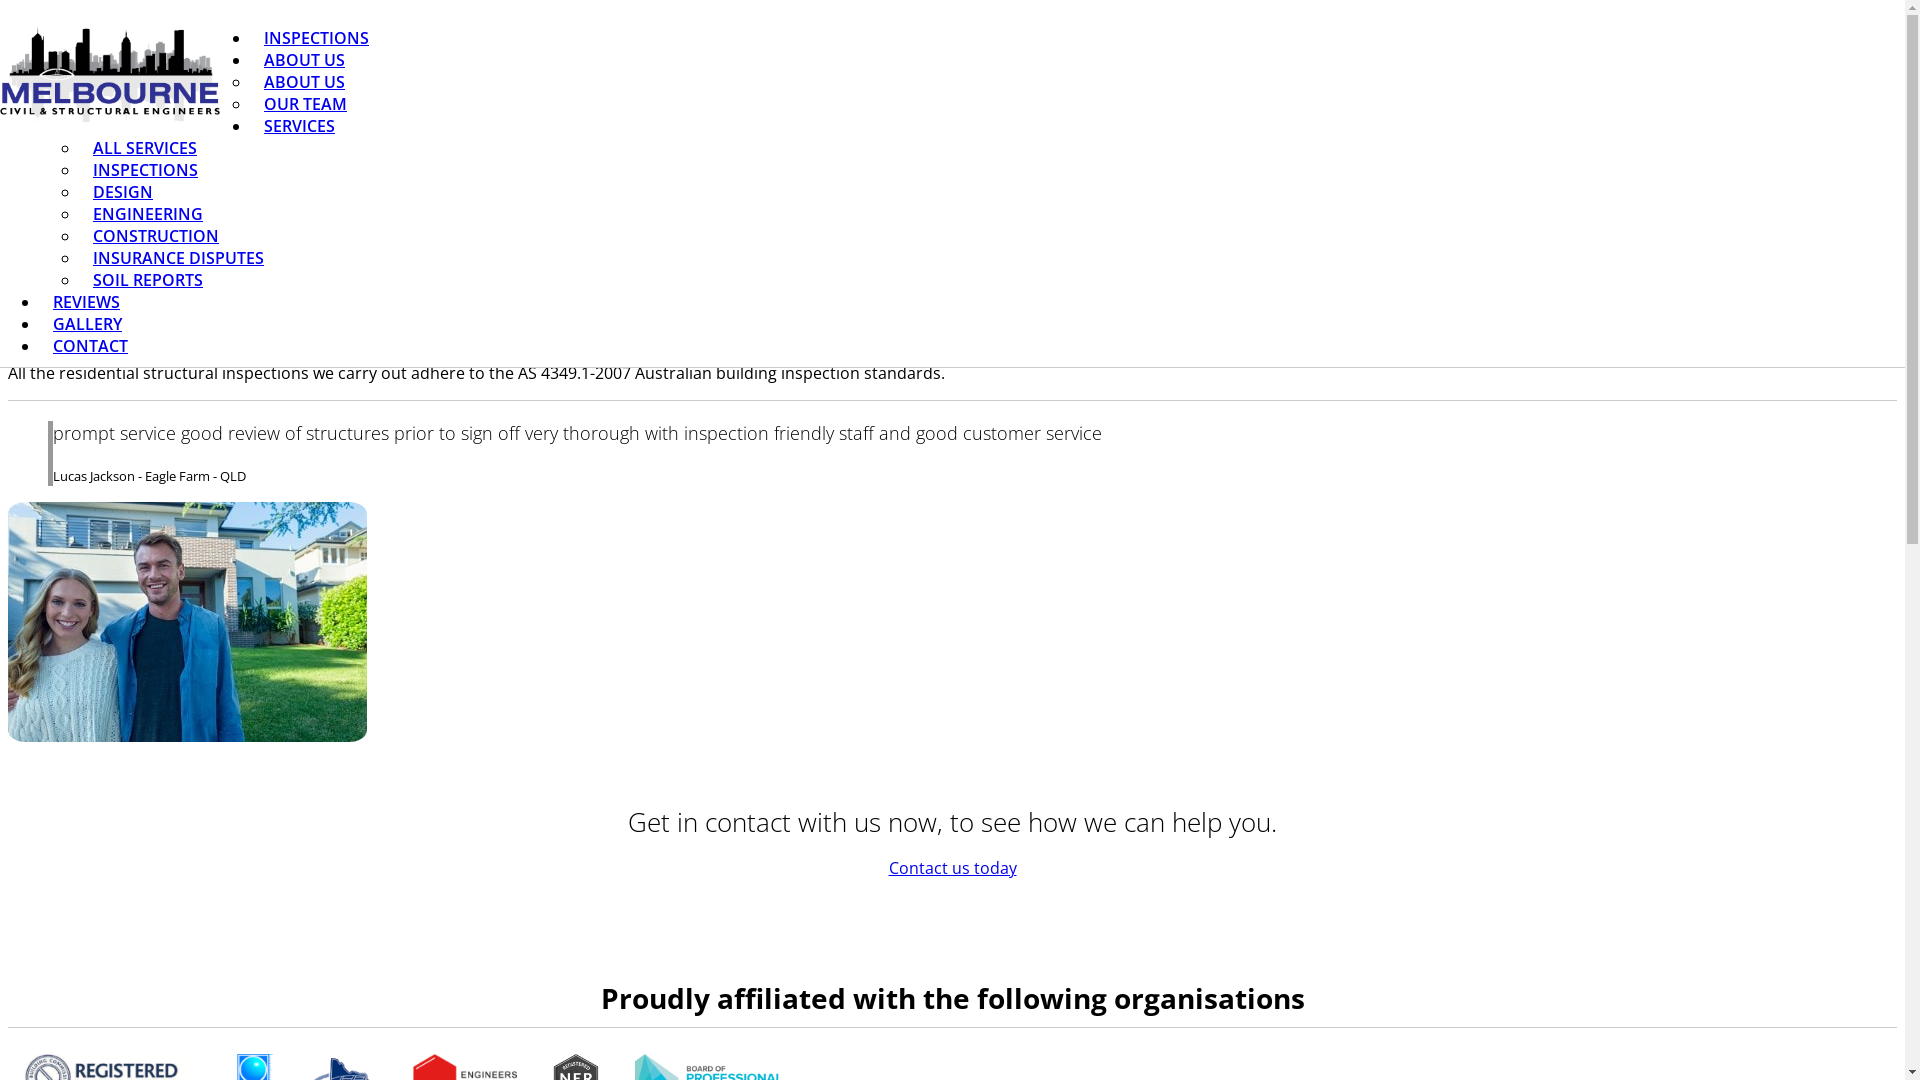  I want to click on 'INSPECTIONS', so click(315, 38).